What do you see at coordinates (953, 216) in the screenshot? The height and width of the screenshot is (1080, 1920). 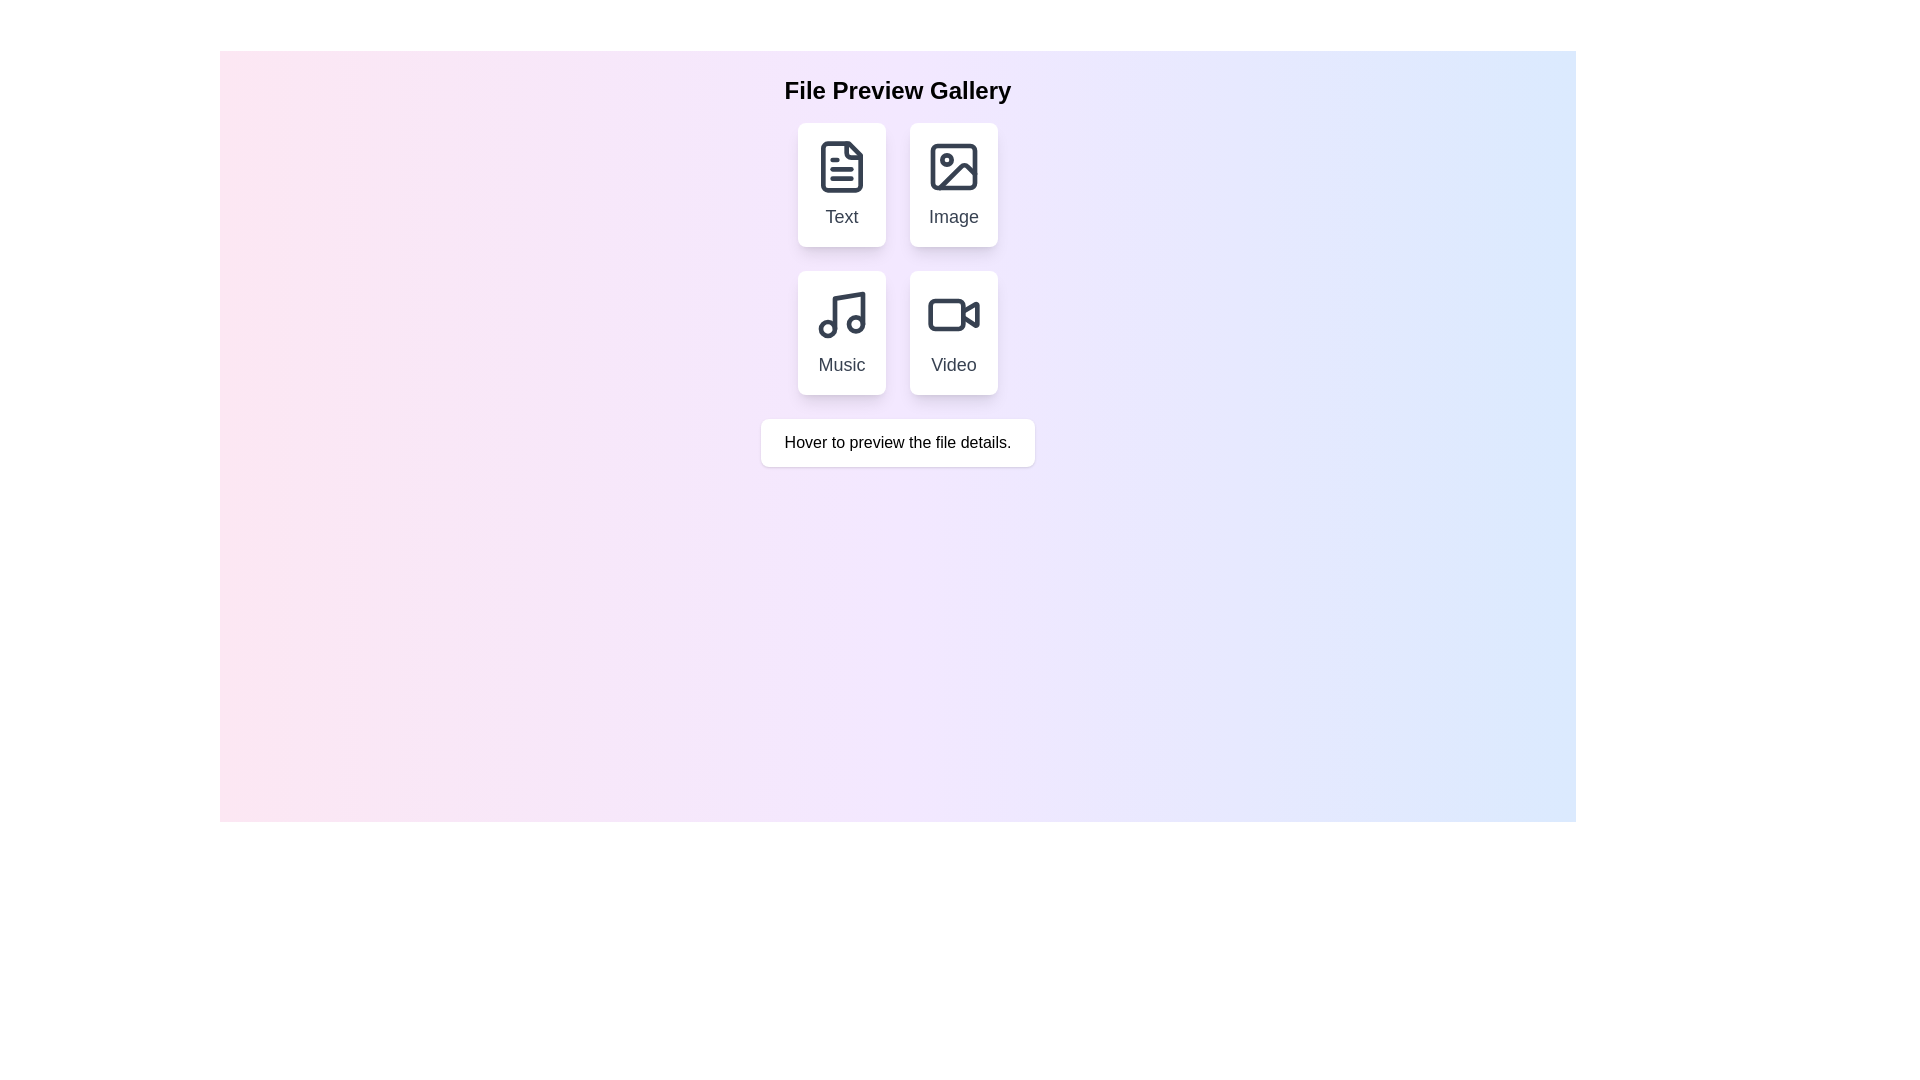 I see `text label displaying the word 'Image' that is located in the second card of the top row in the grid layout, directly beneath the image icon` at bounding box center [953, 216].